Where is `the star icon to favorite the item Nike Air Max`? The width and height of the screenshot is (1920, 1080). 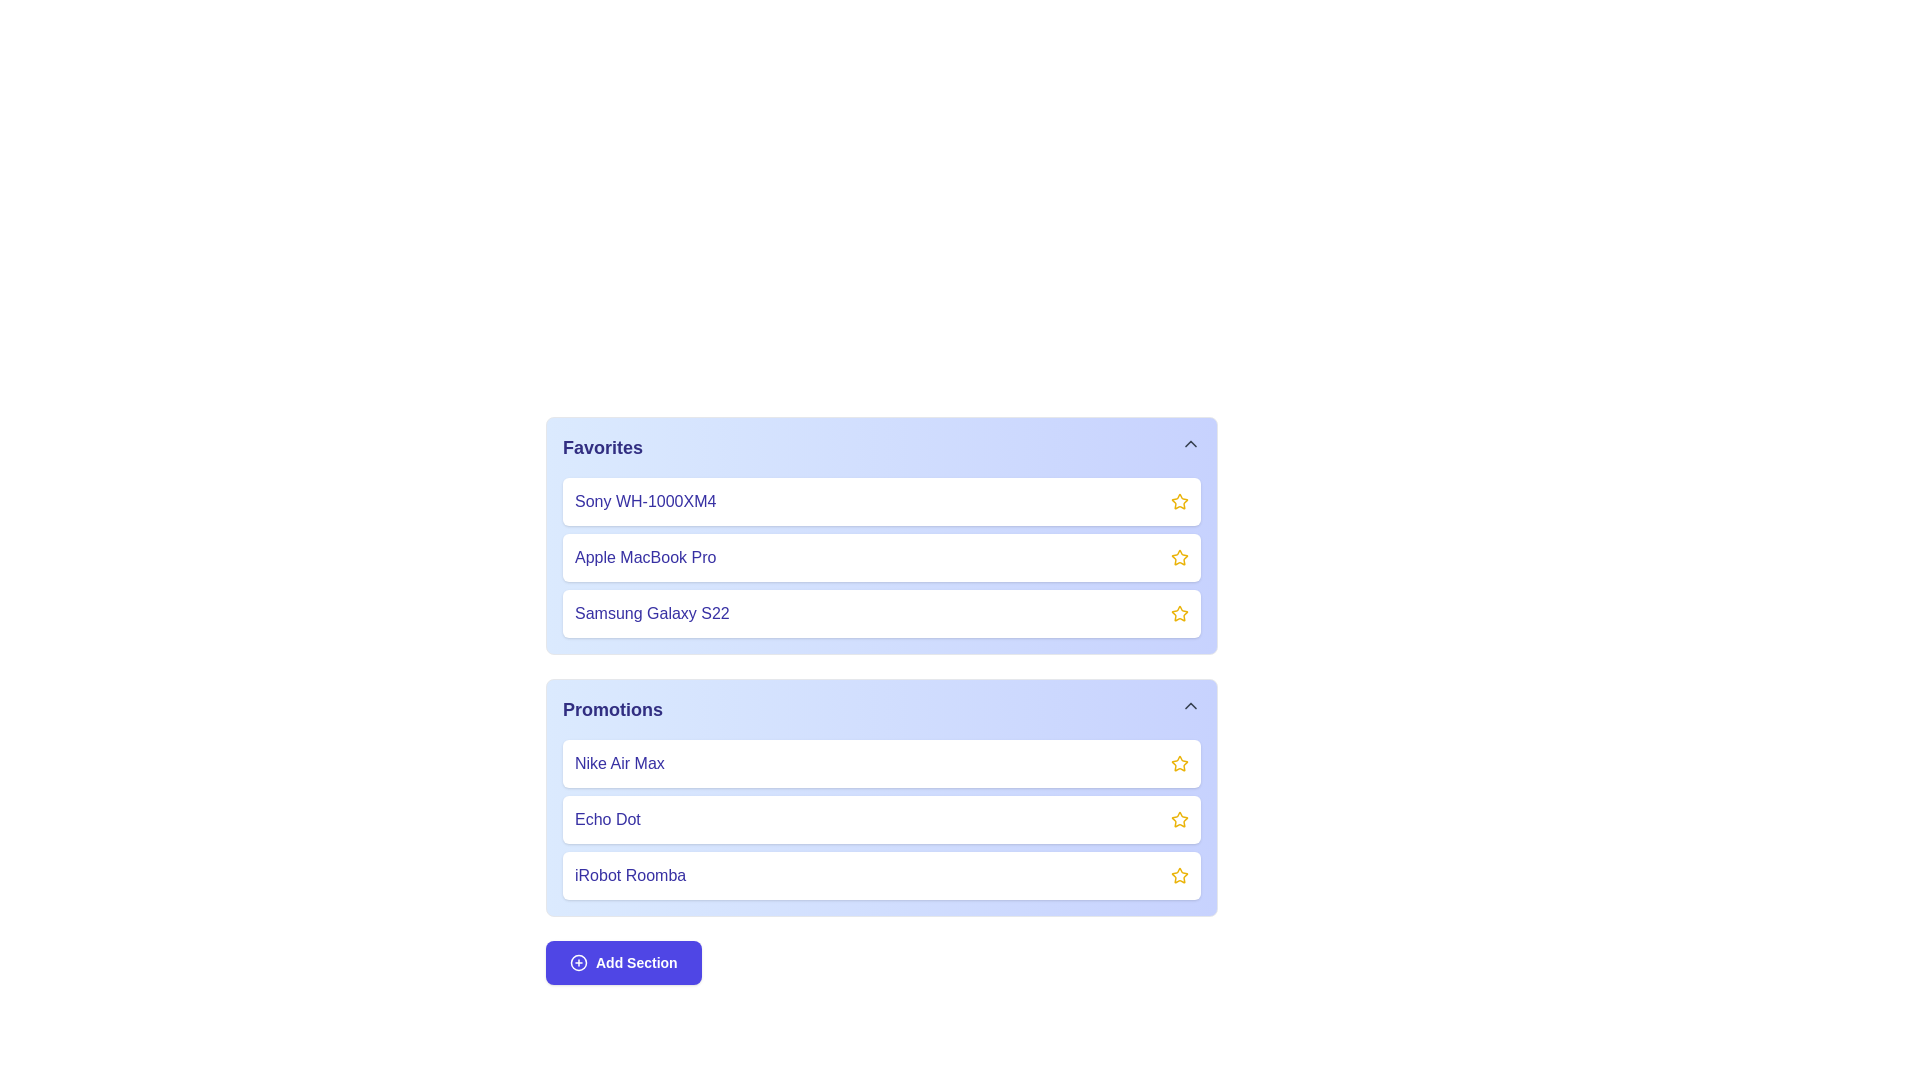 the star icon to favorite the item Nike Air Max is located at coordinates (1180, 763).